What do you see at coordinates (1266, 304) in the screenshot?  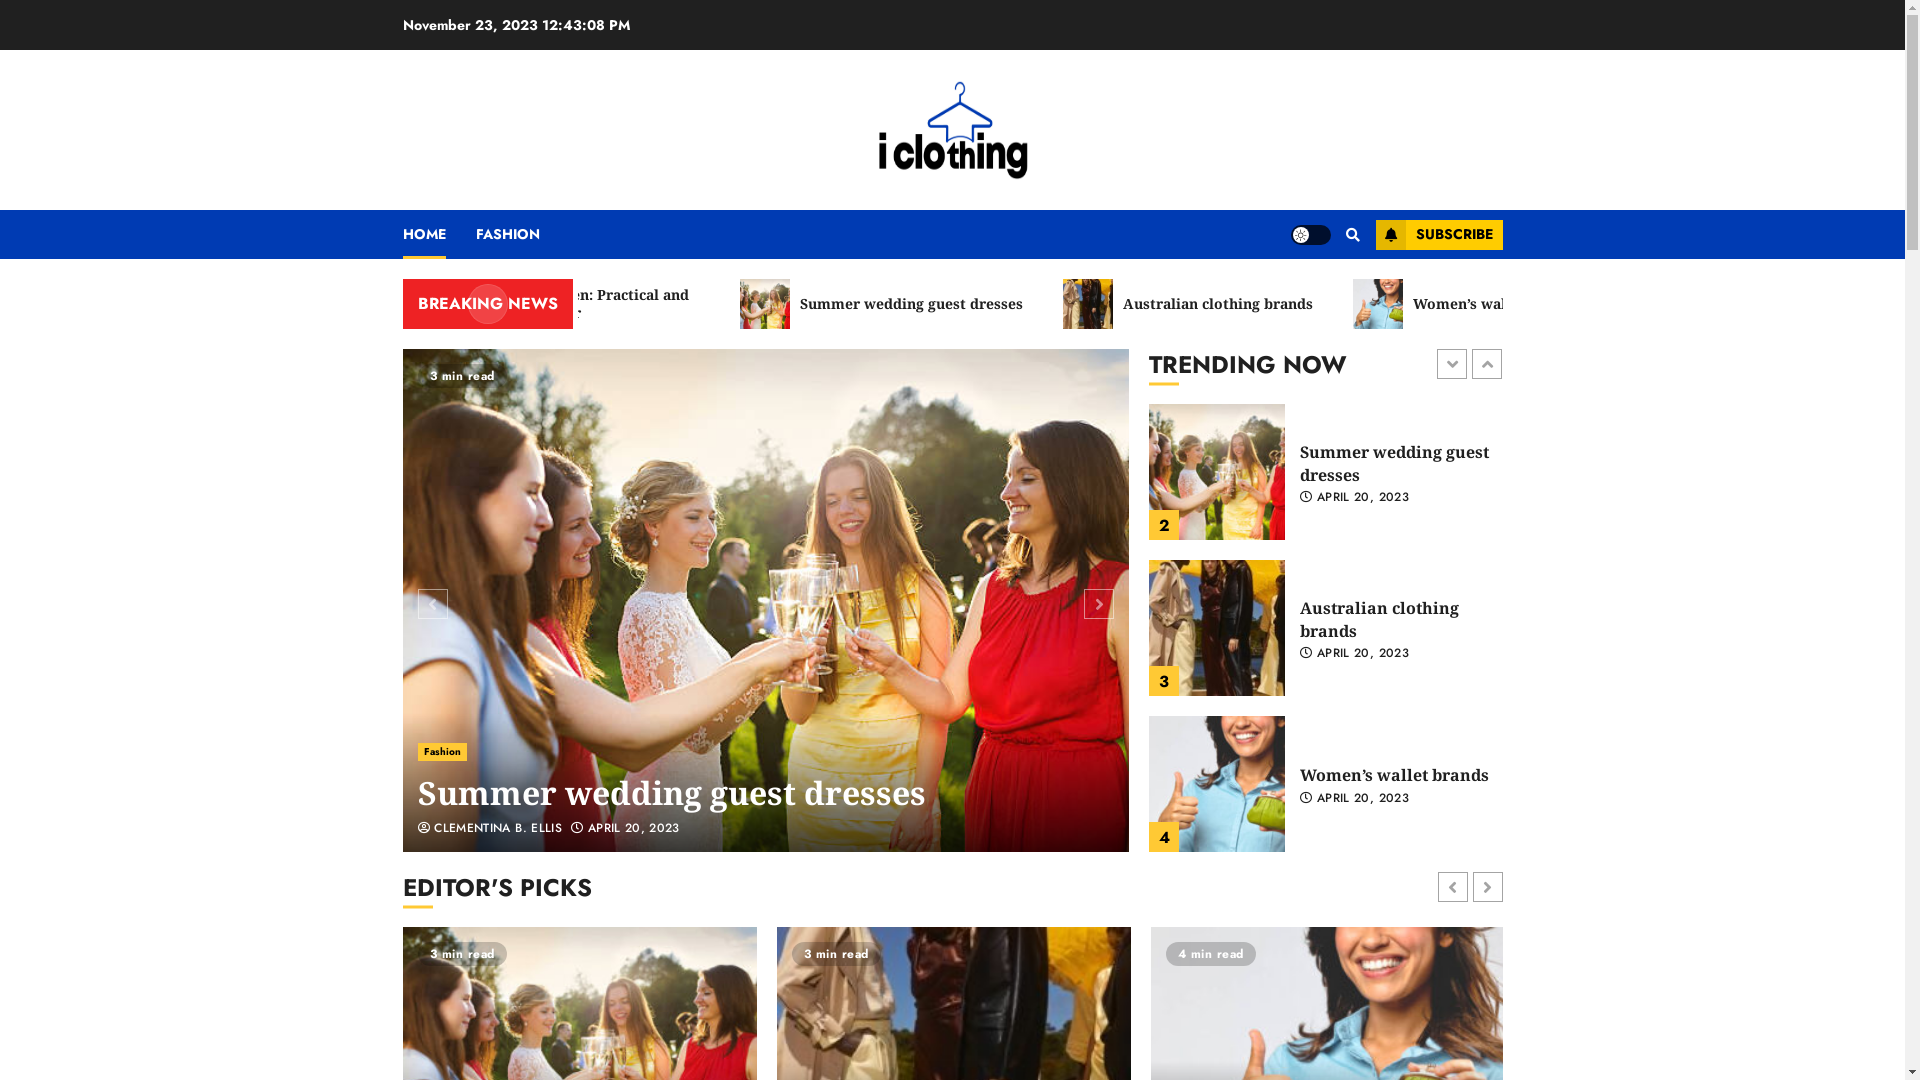 I see `'Australian clothing brands'` at bounding box center [1266, 304].